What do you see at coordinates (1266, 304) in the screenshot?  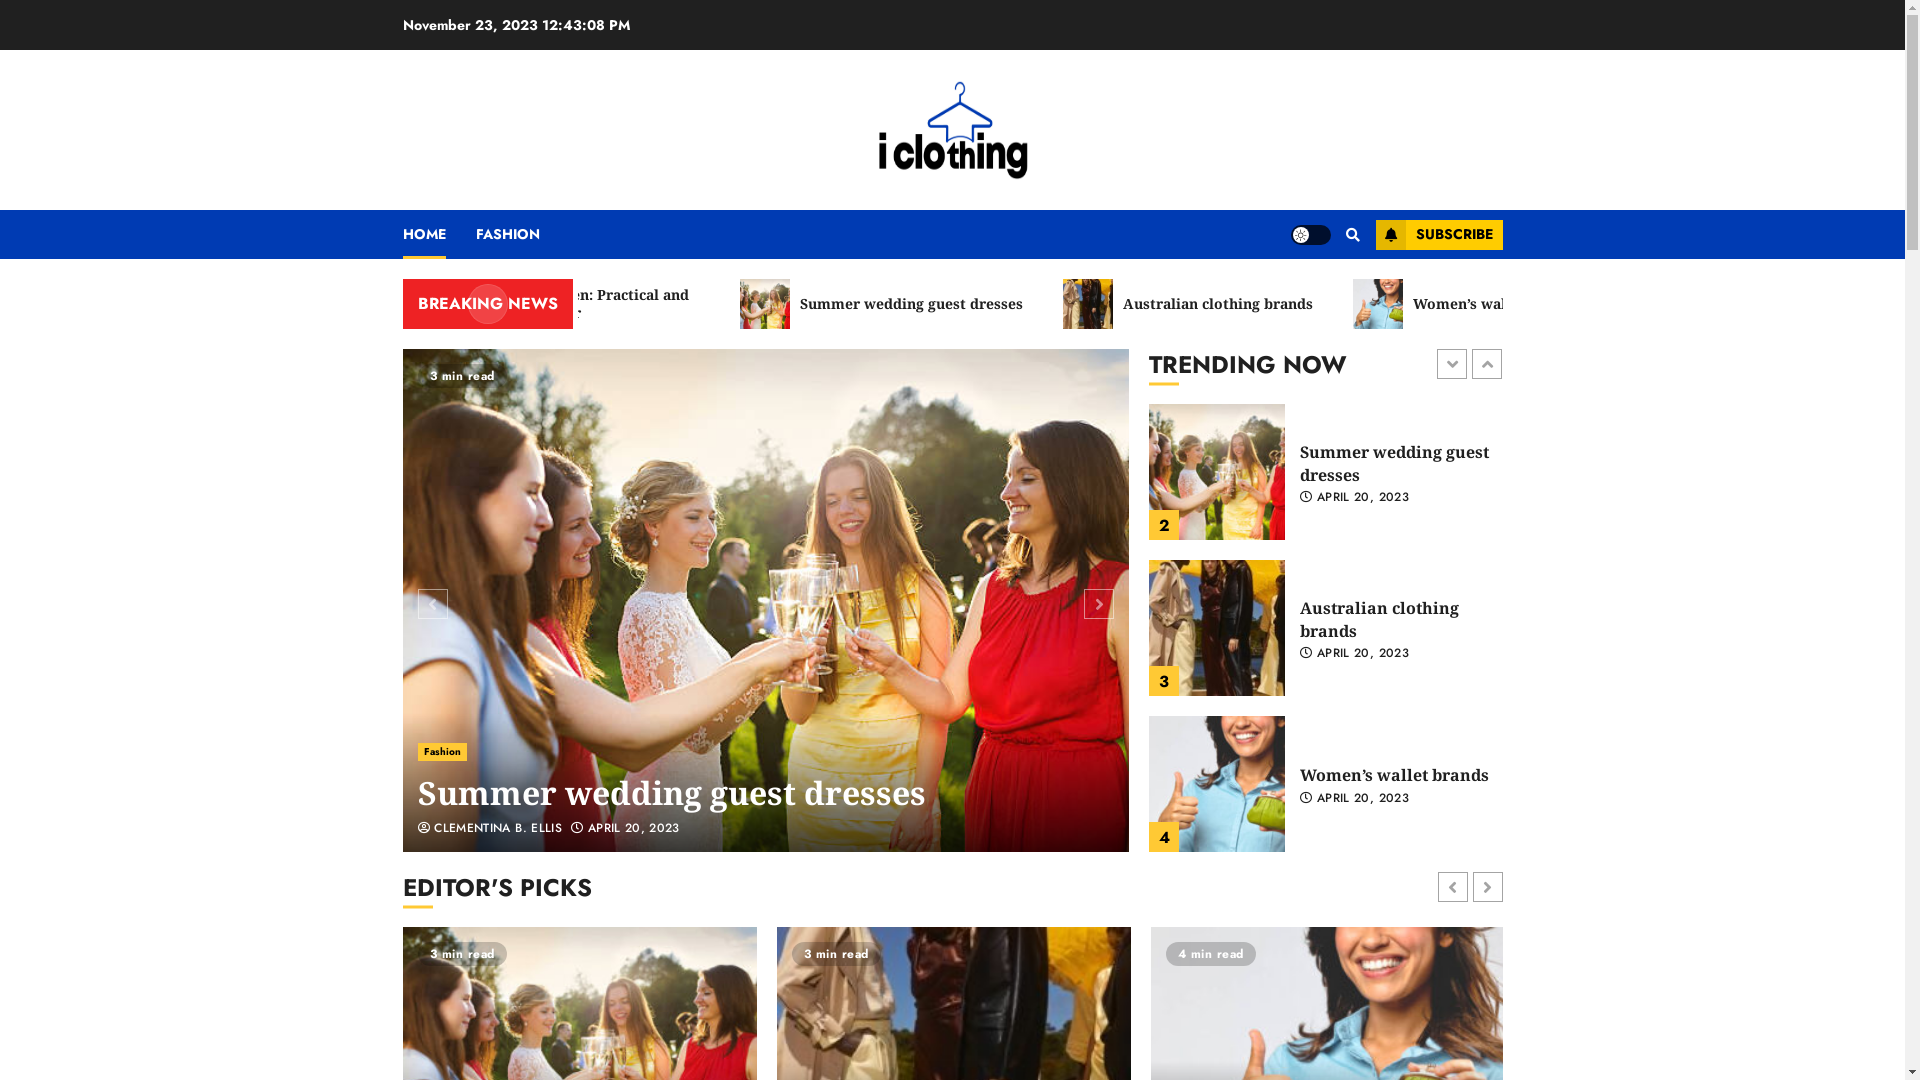 I see `'Australian clothing brands'` at bounding box center [1266, 304].